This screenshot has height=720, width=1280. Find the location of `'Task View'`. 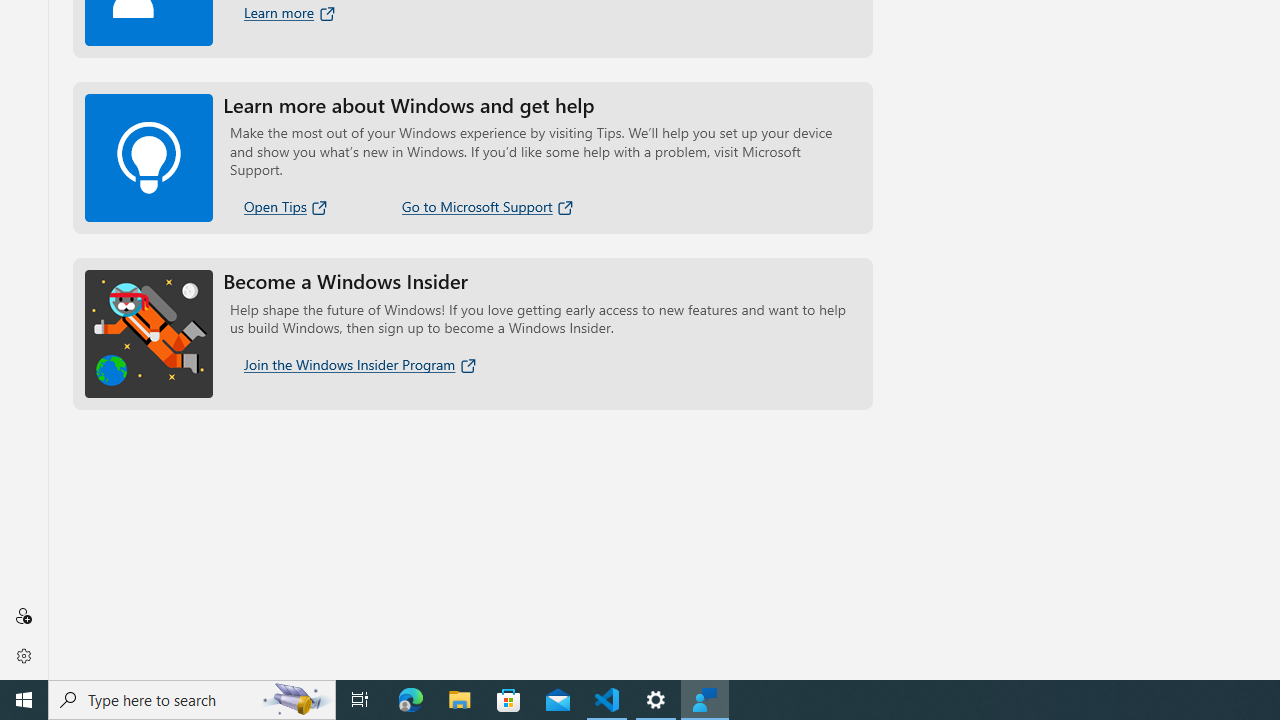

'Task View' is located at coordinates (359, 698).